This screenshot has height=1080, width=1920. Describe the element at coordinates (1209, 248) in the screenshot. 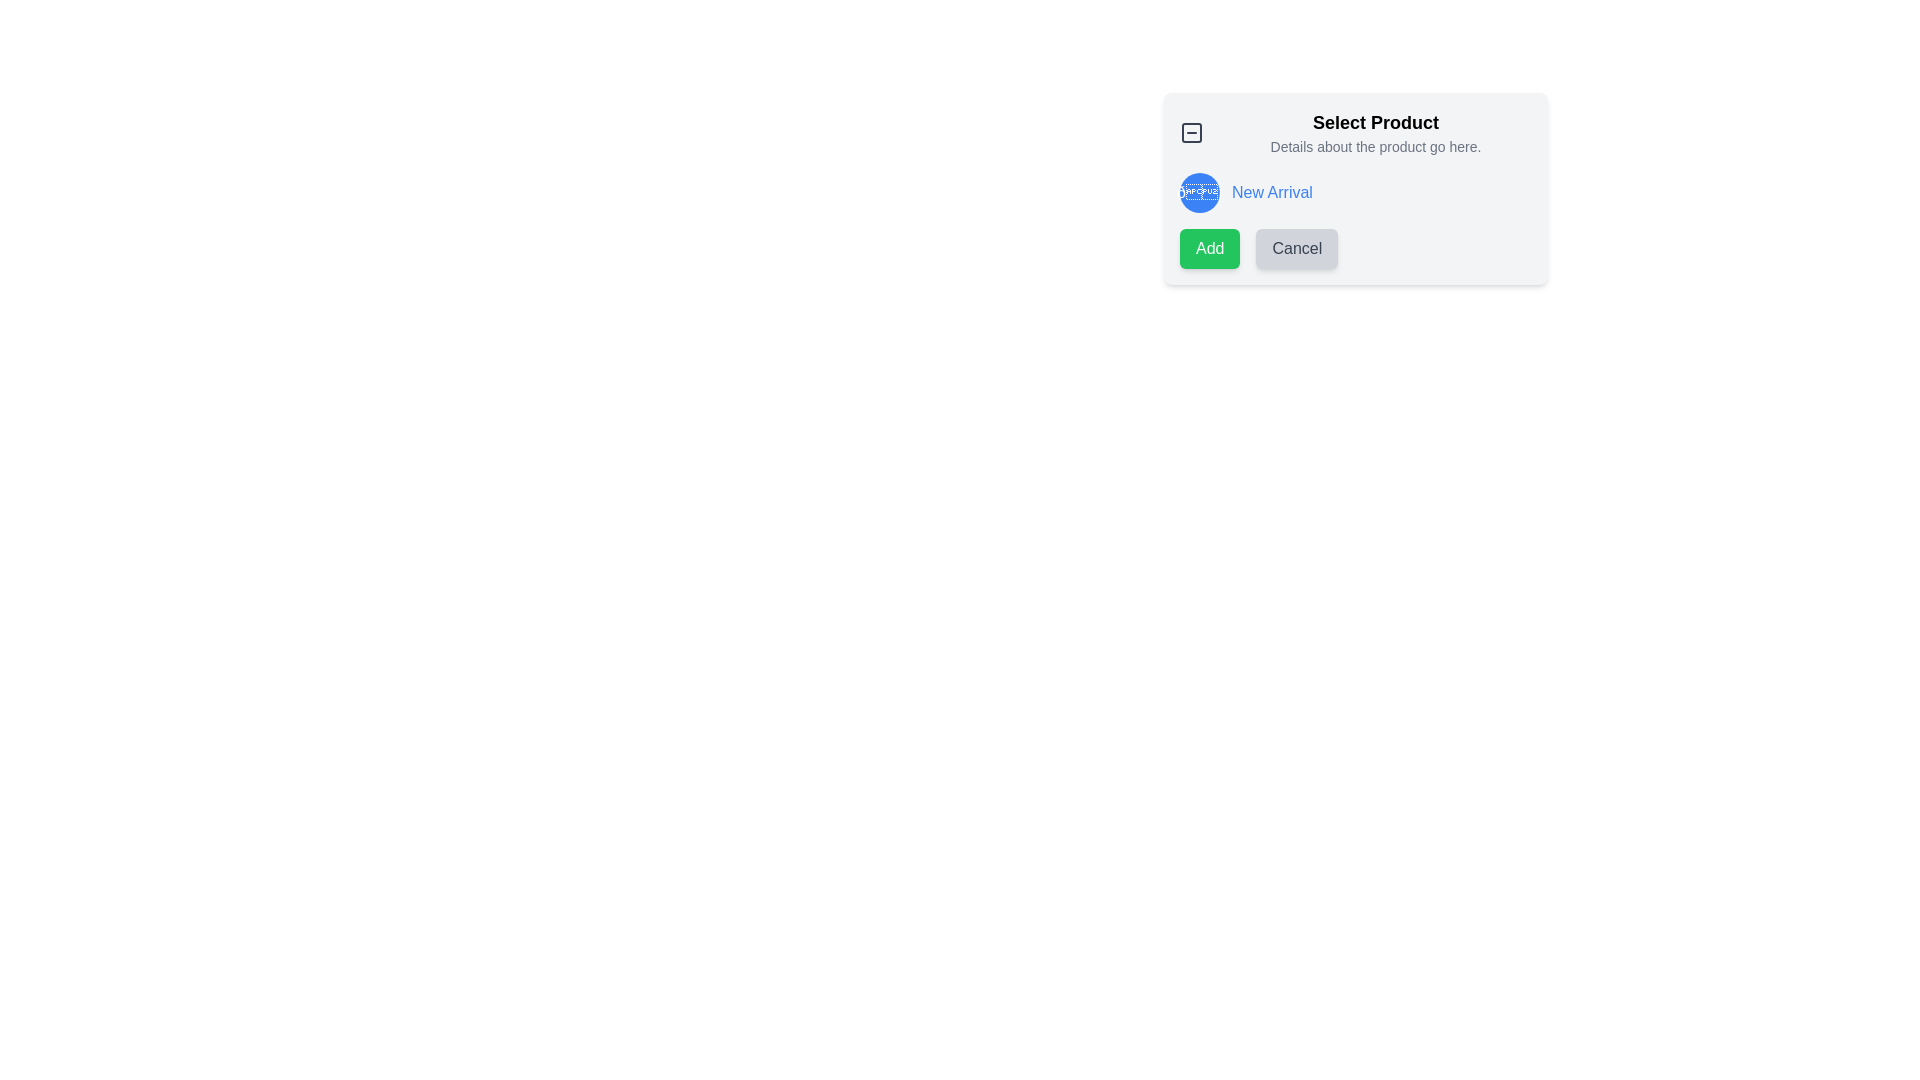

I see `the confirm button located below the 'New Arrival' link in the 'Select Product' section` at that location.